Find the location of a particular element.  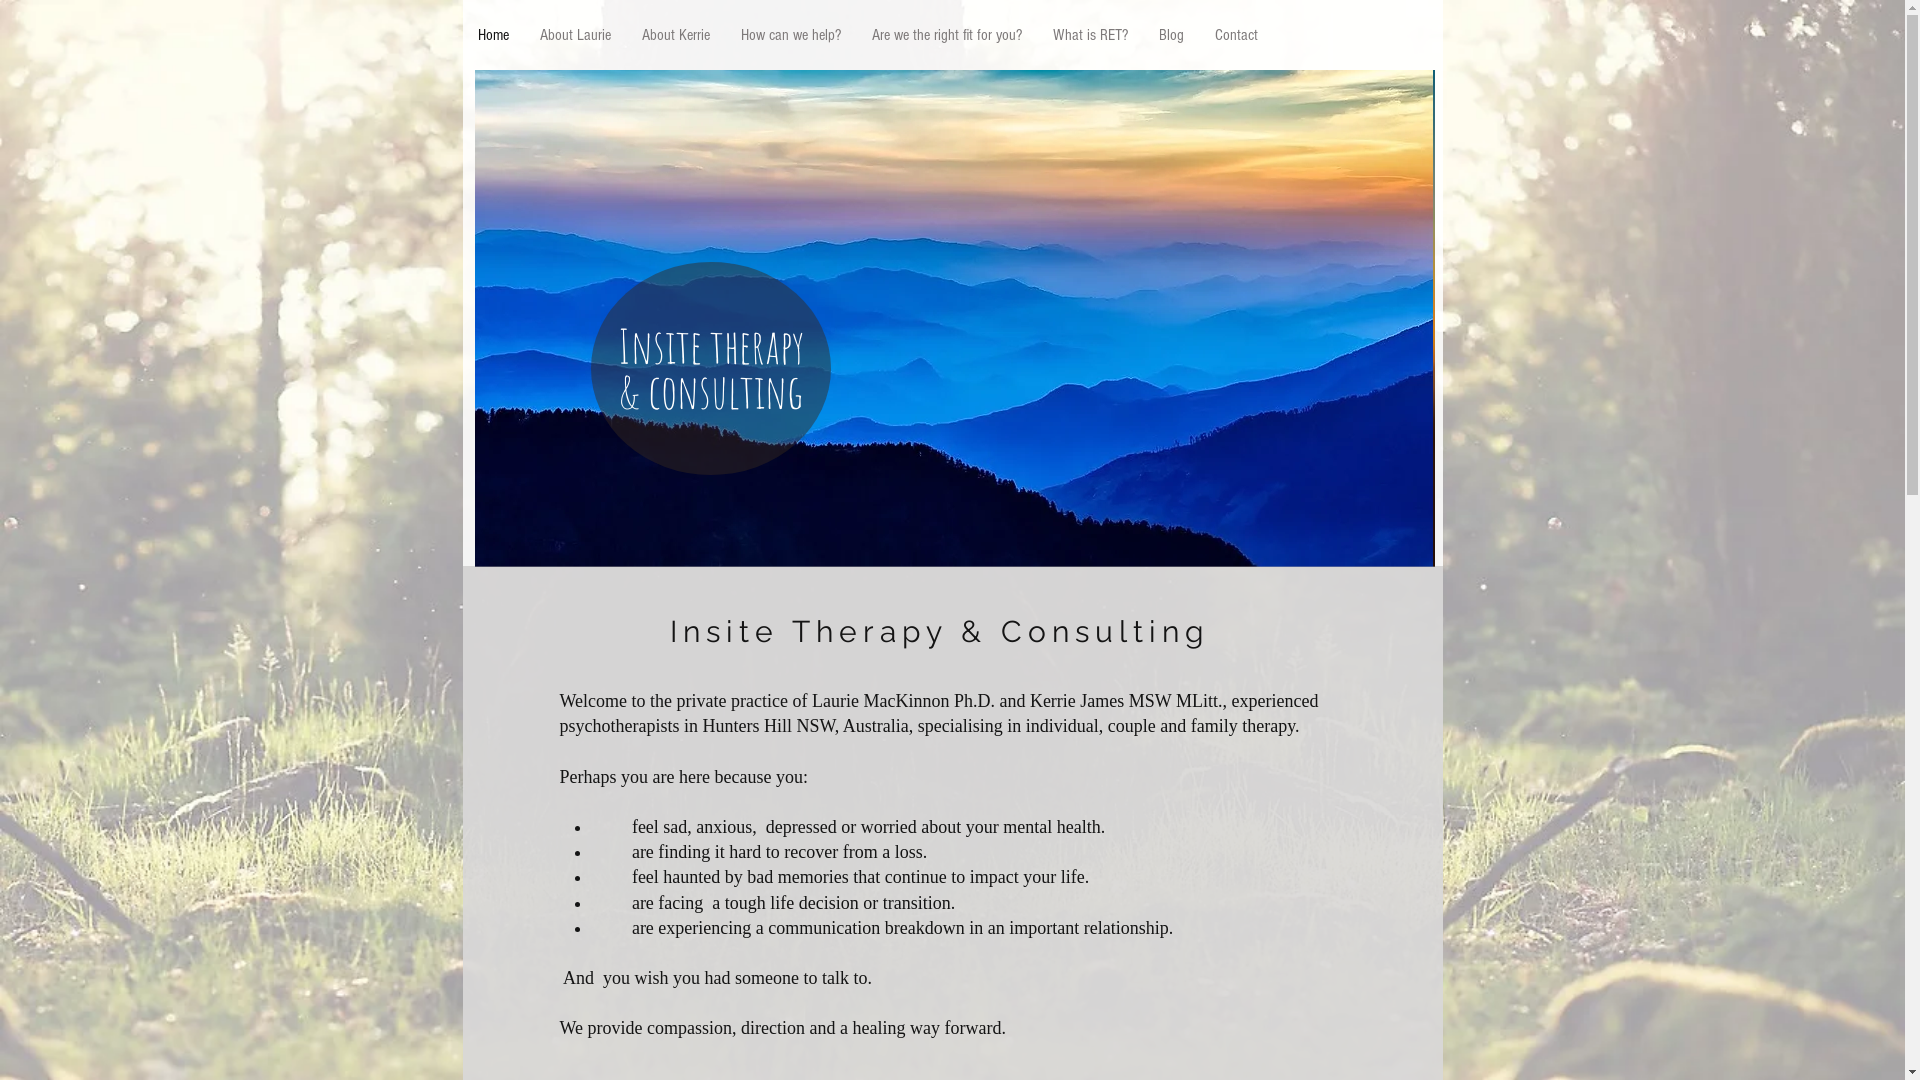

'About Kerrie' is located at coordinates (624, 35).